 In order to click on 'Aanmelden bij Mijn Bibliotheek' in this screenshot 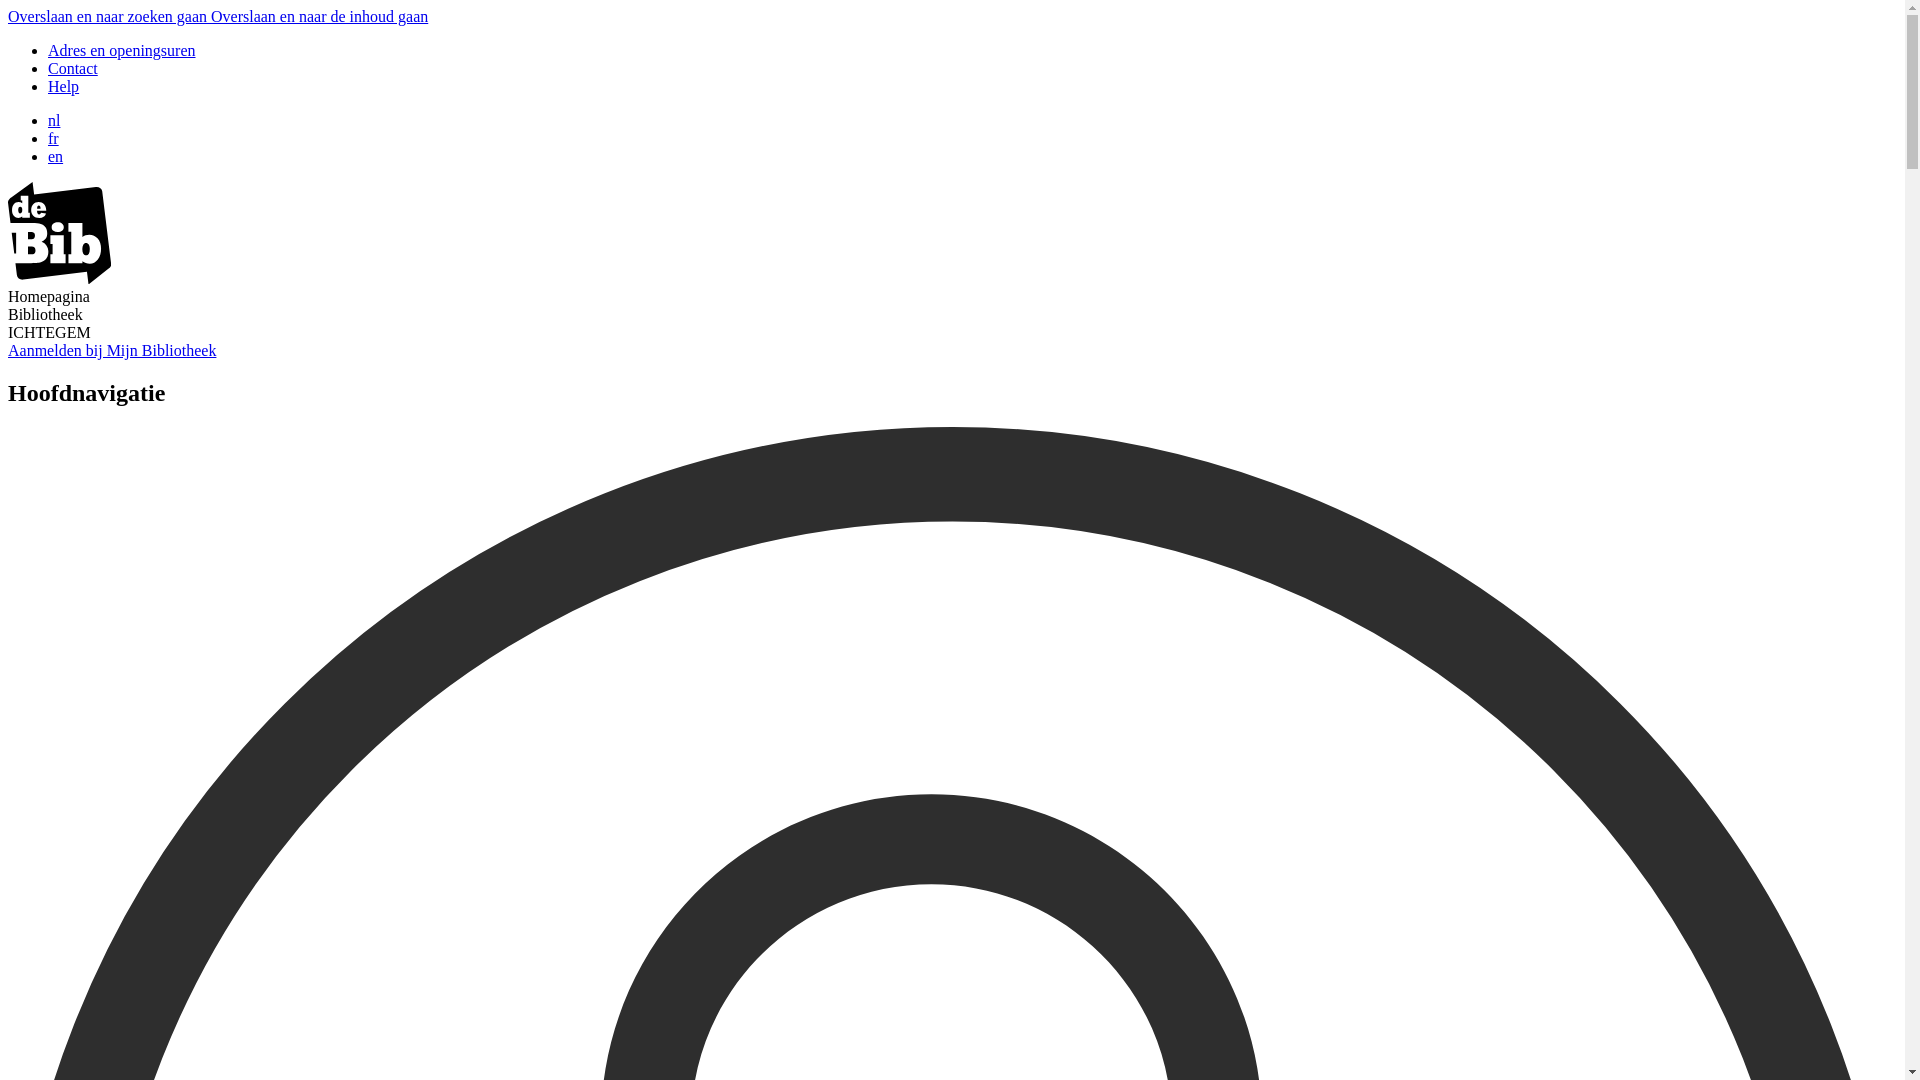, I will do `click(110, 349)`.